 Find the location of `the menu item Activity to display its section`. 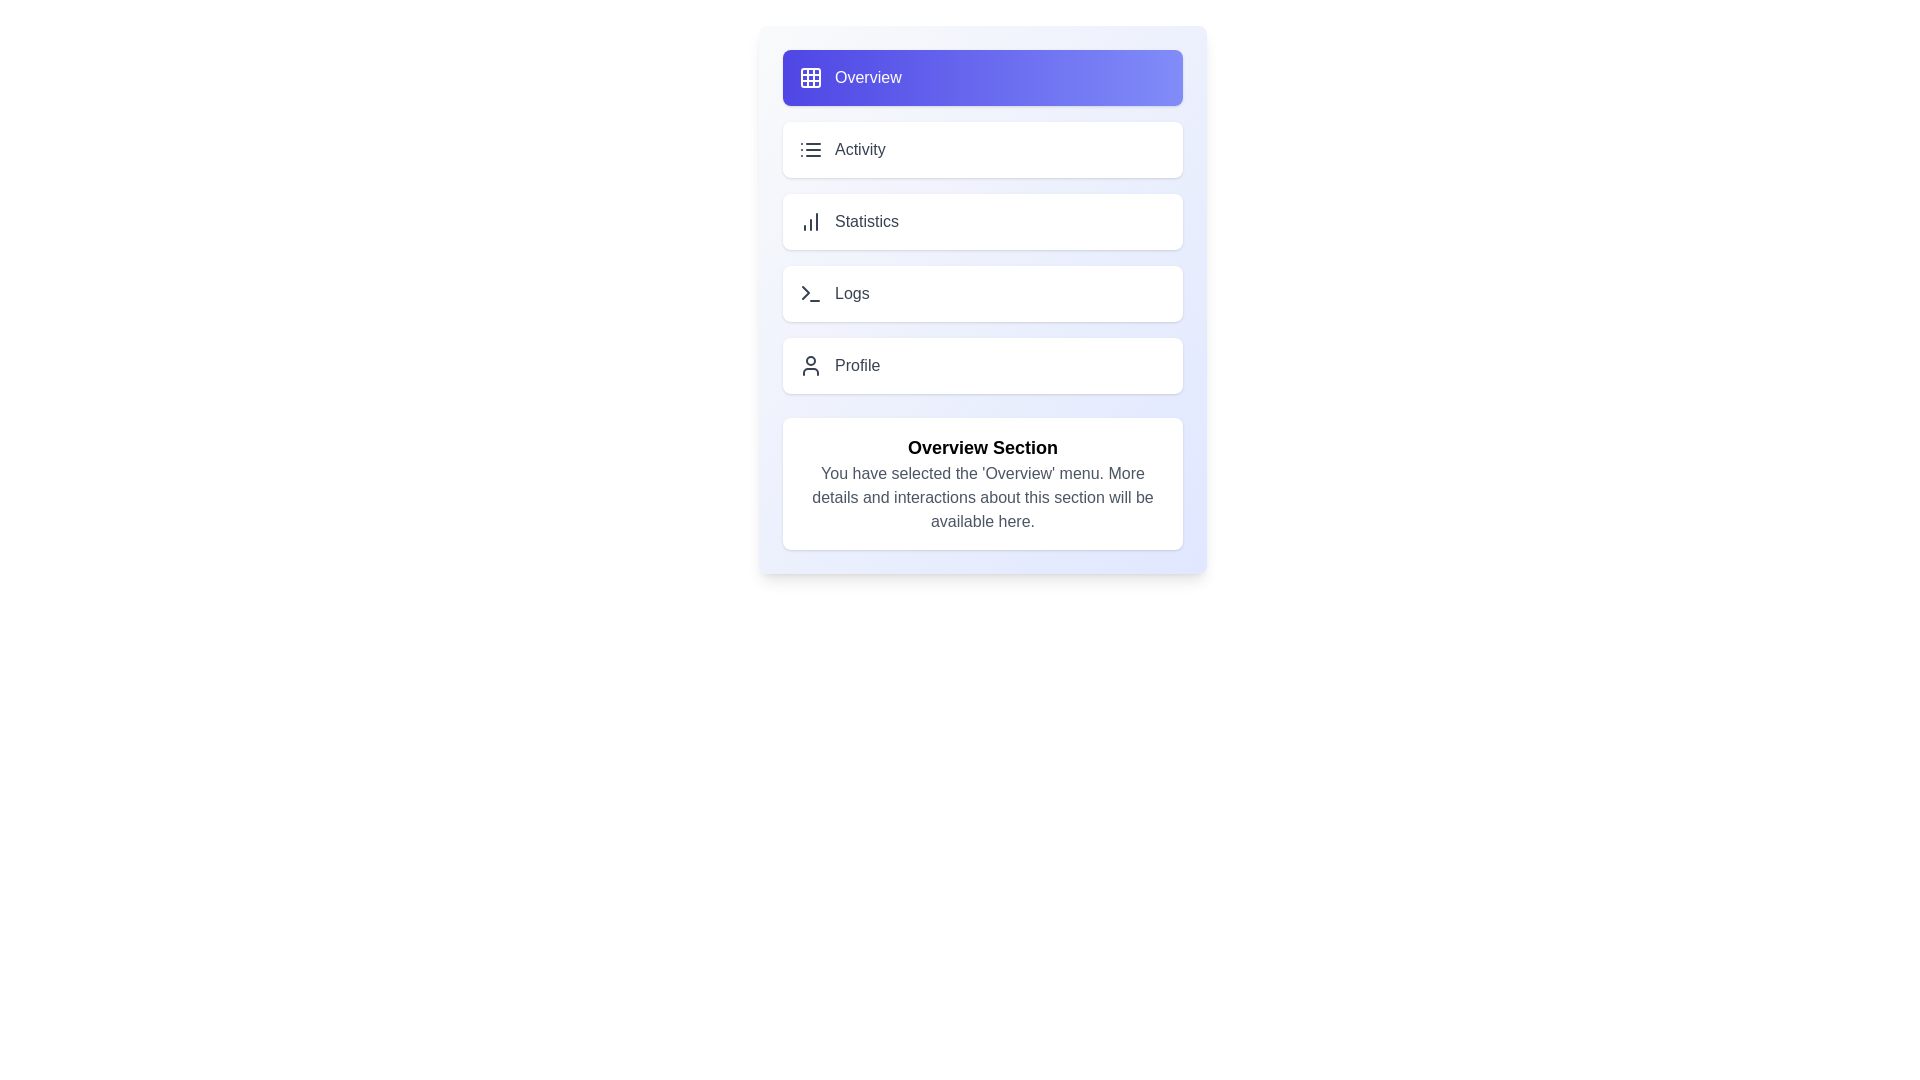

the menu item Activity to display its section is located at coordinates (983, 149).